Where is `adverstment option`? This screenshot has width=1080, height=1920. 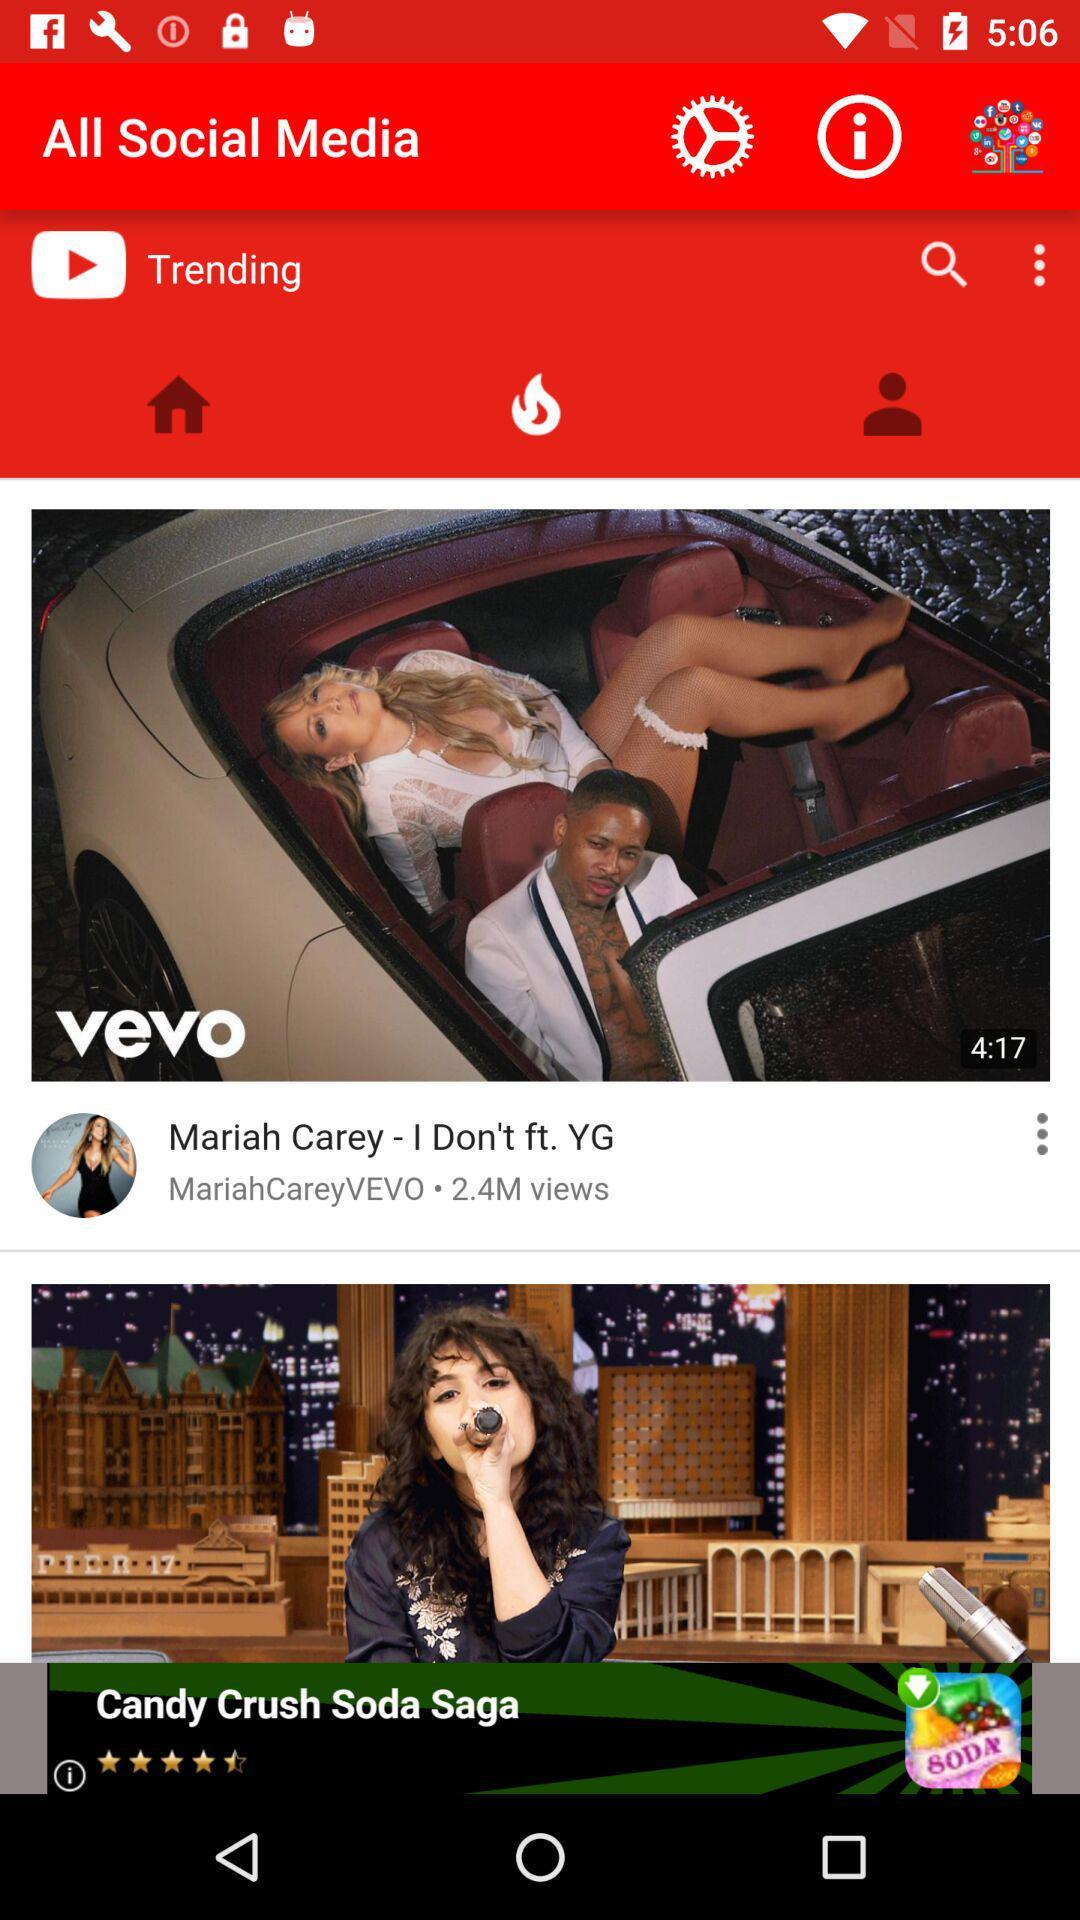 adverstment option is located at coordinates (538, 1727).